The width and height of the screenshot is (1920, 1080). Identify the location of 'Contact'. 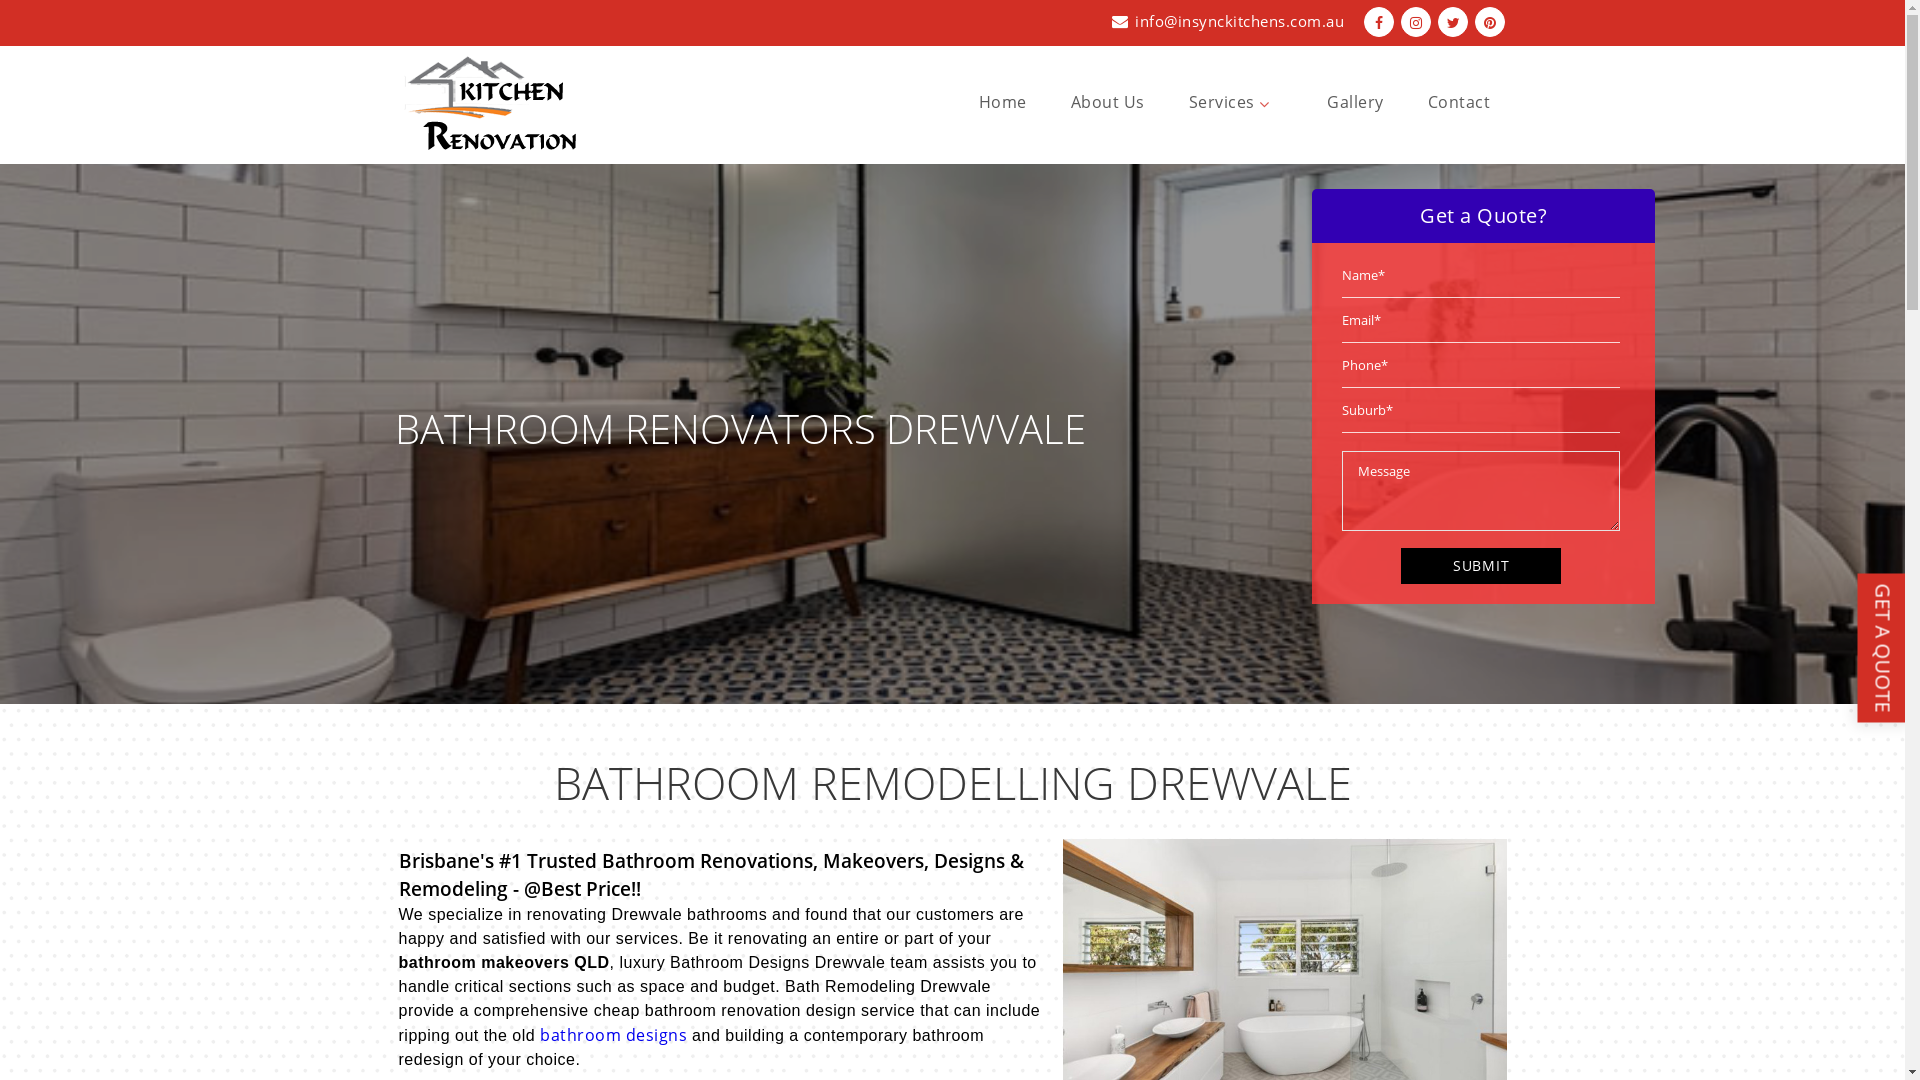
(1427, 101).